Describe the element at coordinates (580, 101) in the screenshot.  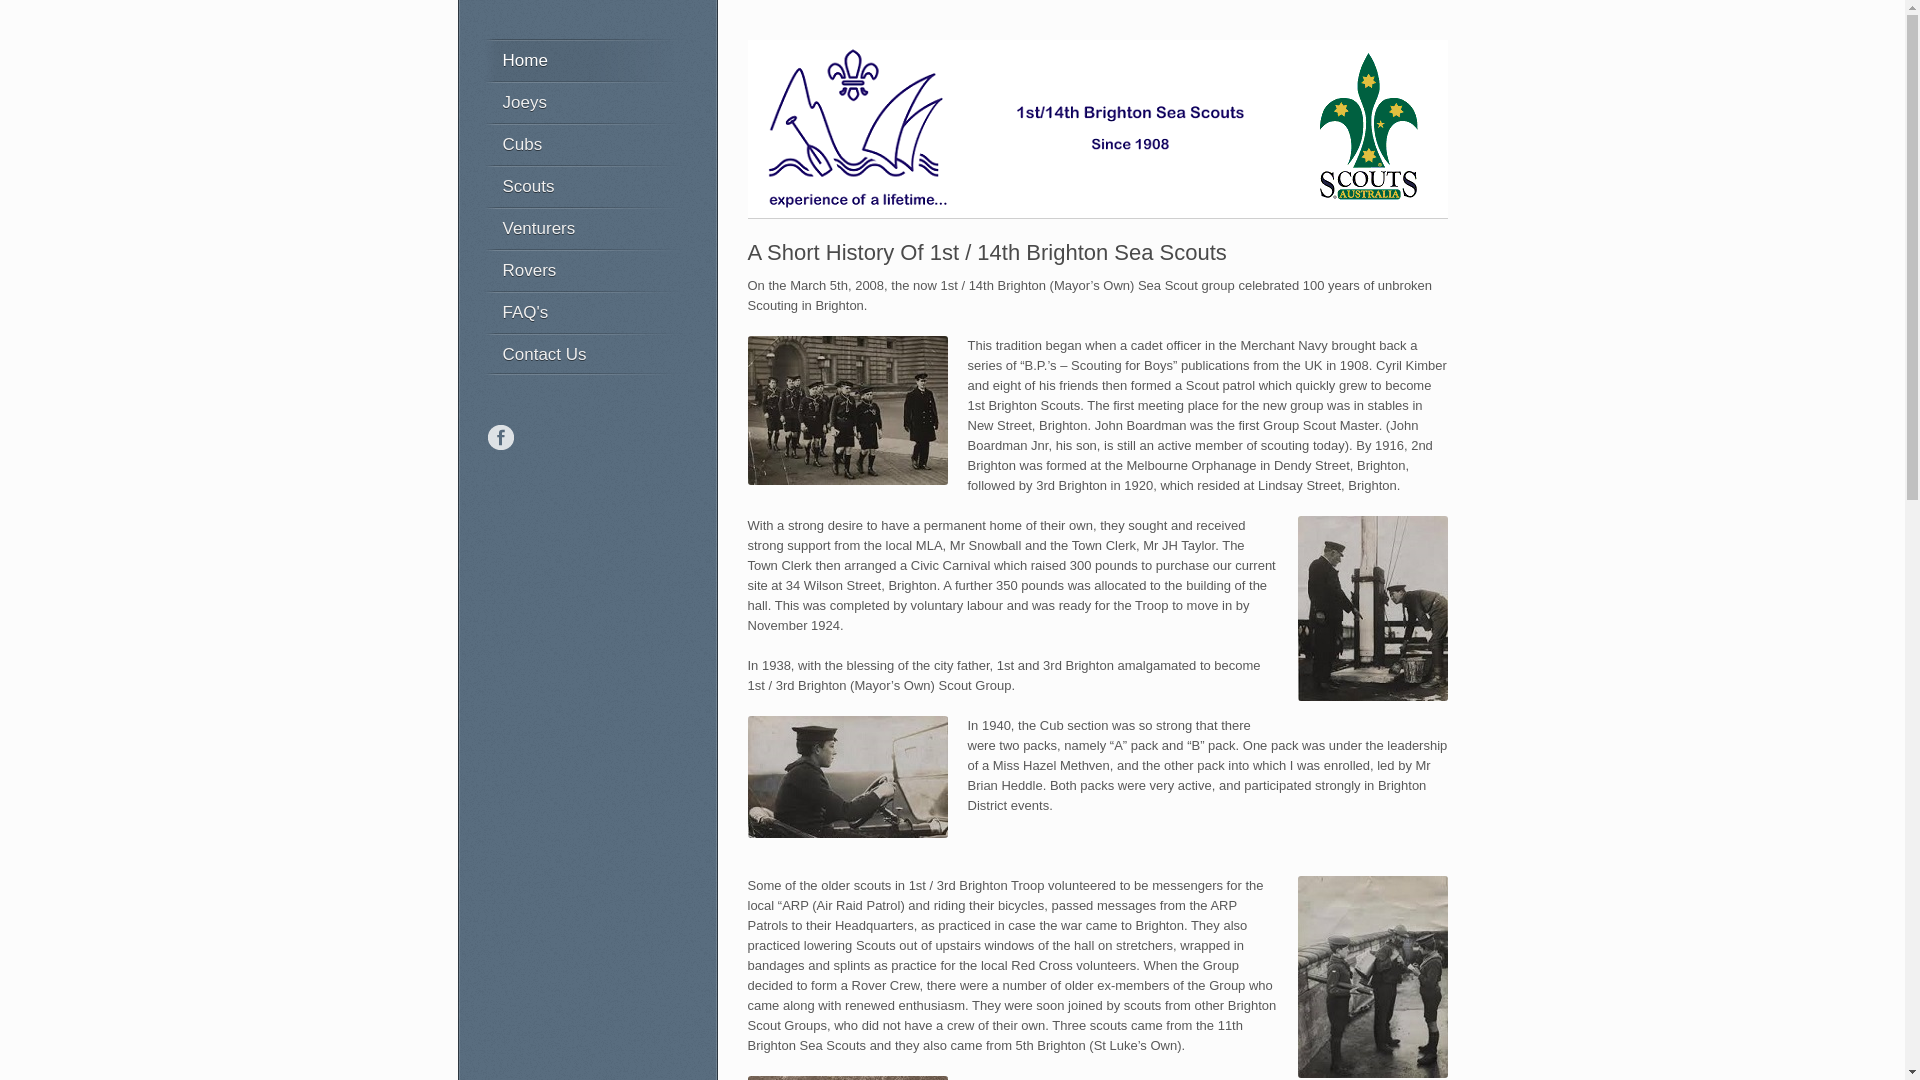
I see `'Joeys'` at that location.